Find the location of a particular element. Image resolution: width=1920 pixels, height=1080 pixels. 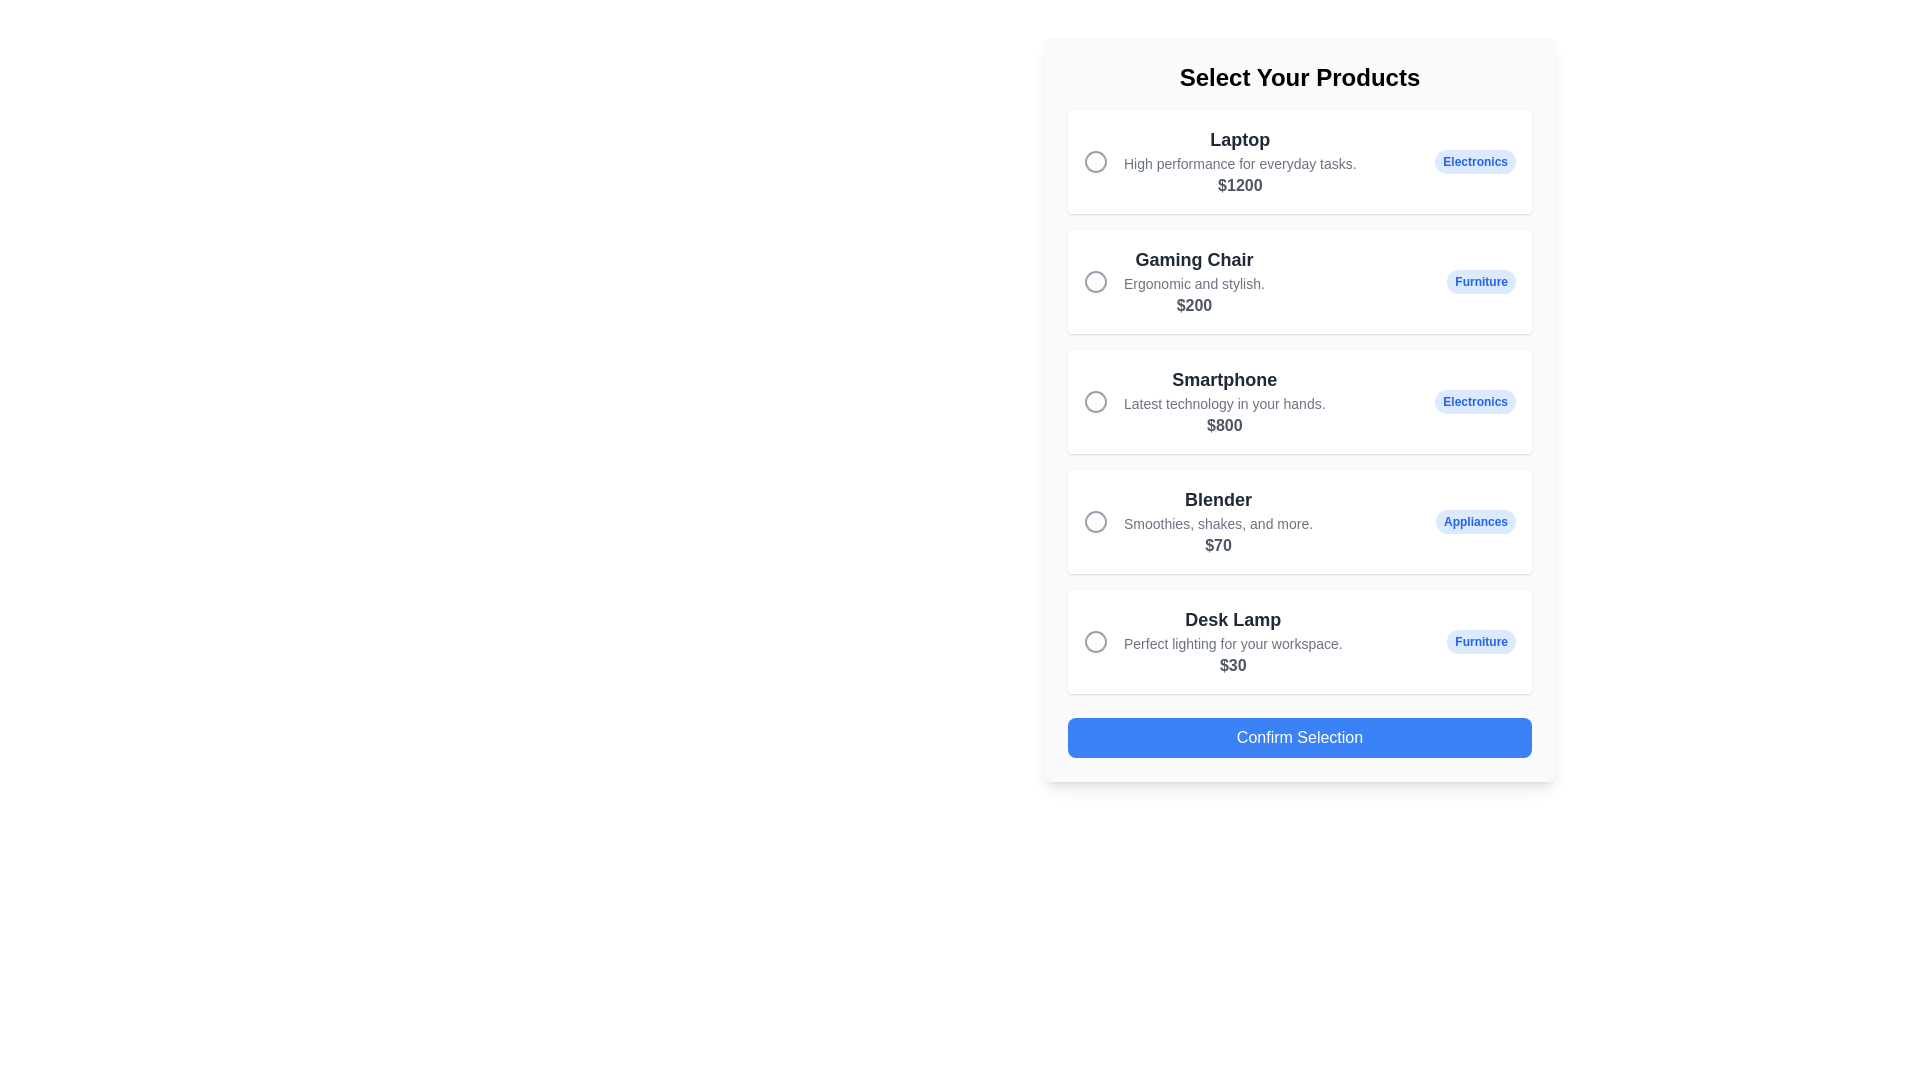

the radio button located to the left of the 'Blender' product label to make a selection is located at coordinates (1094, 520).